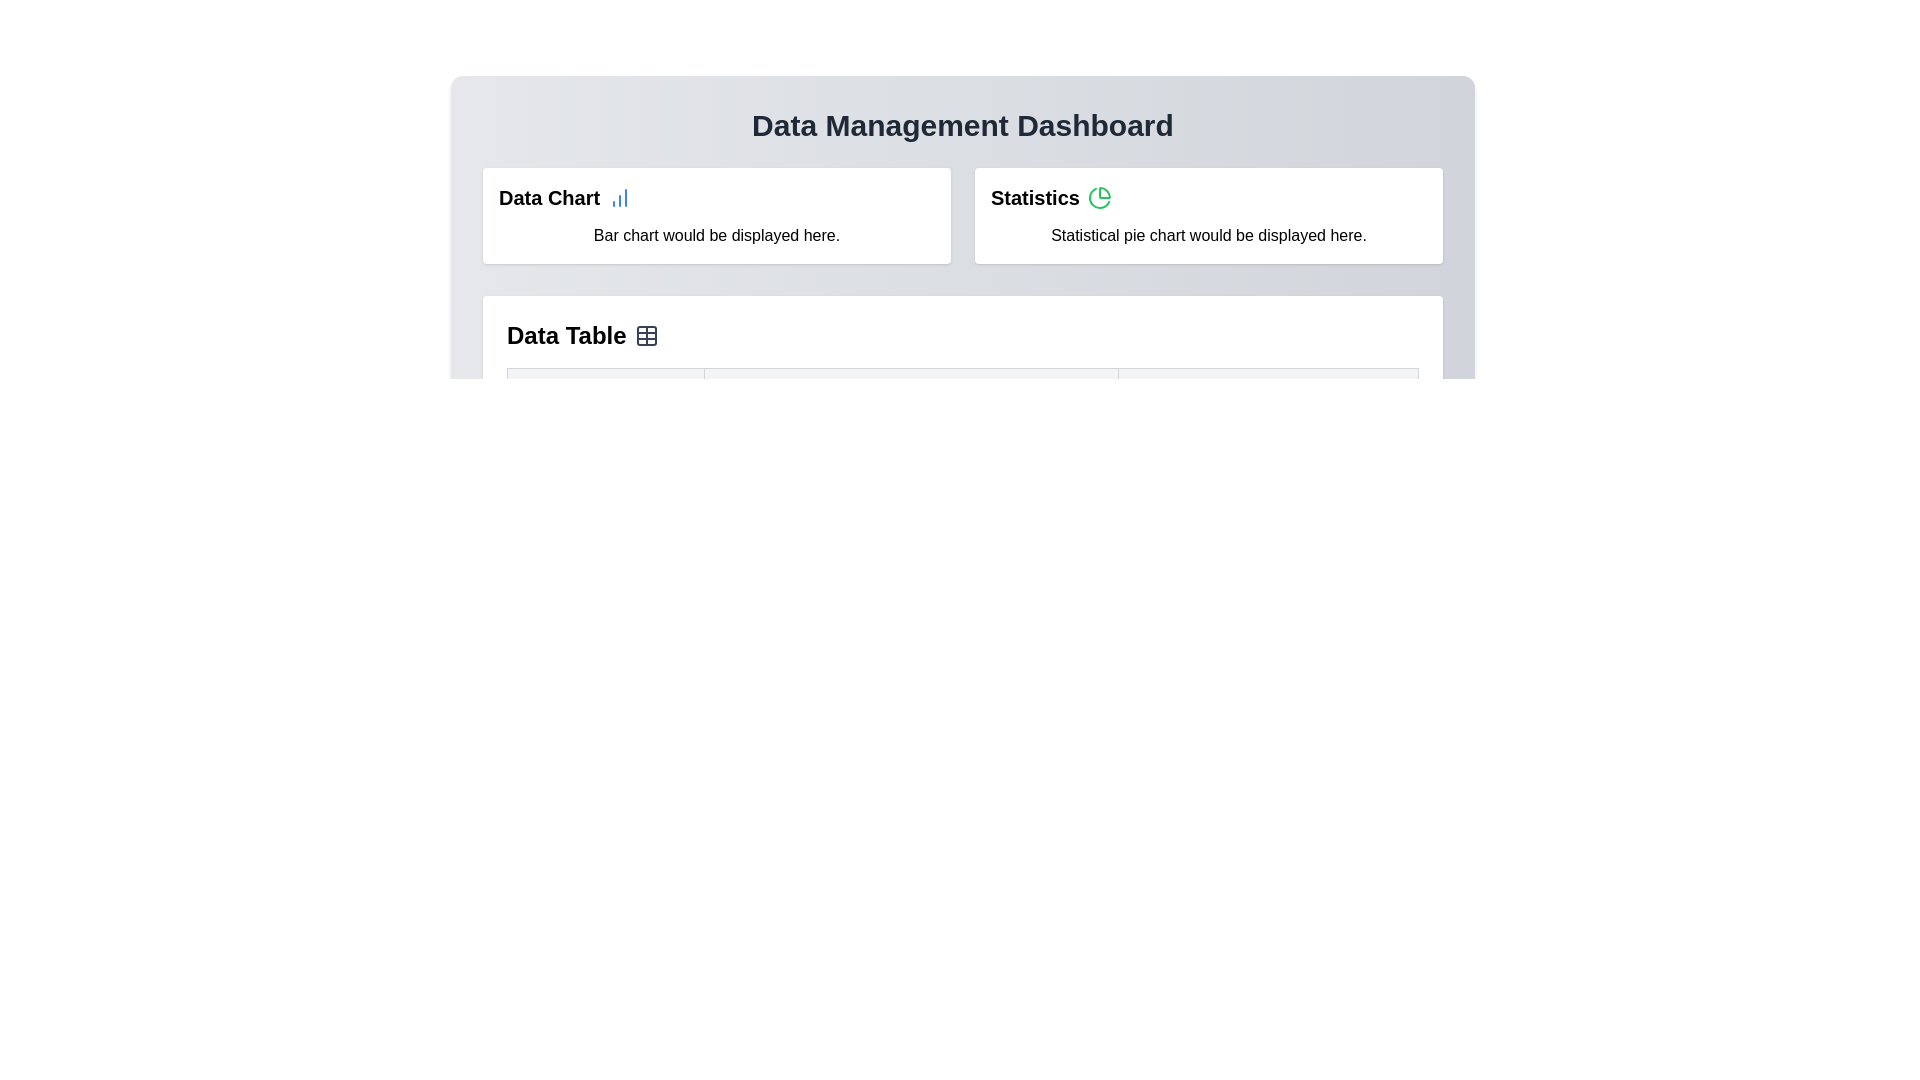  I want to click on the 'Data Management Dashboard' header to inspect it, so click(963, 126).